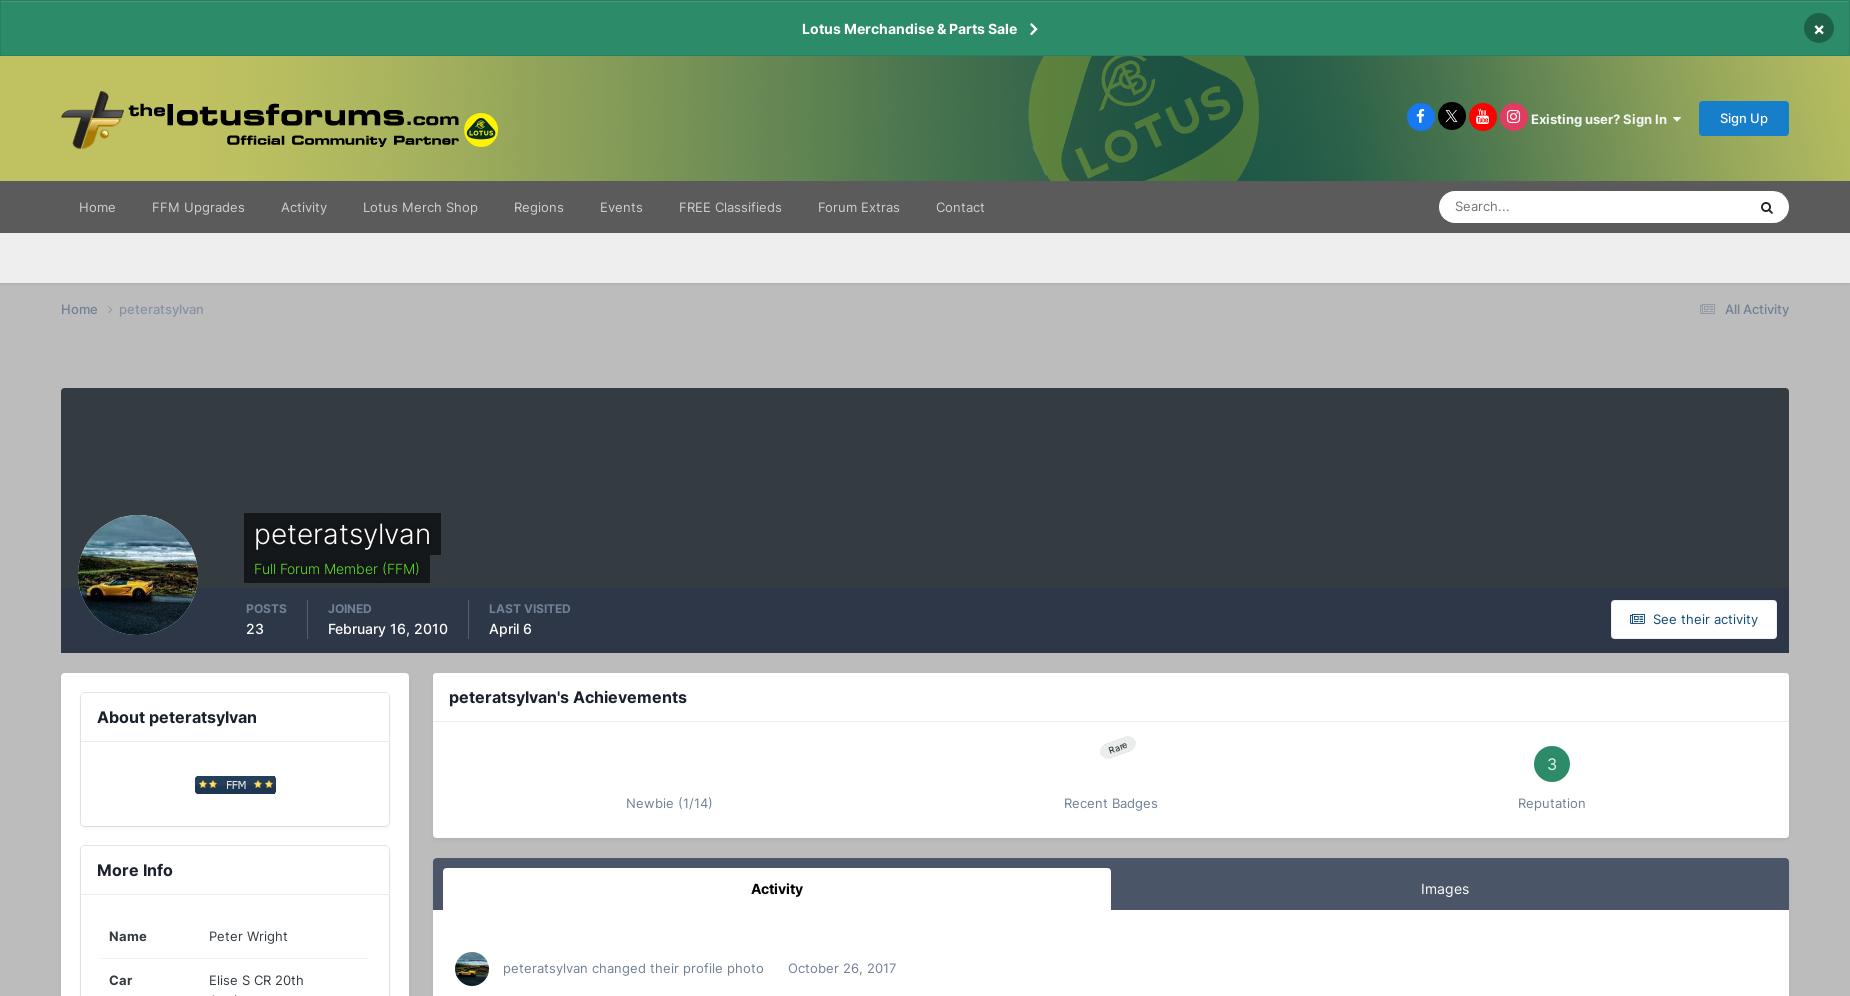  I want to click on '23', so click(253, 627).